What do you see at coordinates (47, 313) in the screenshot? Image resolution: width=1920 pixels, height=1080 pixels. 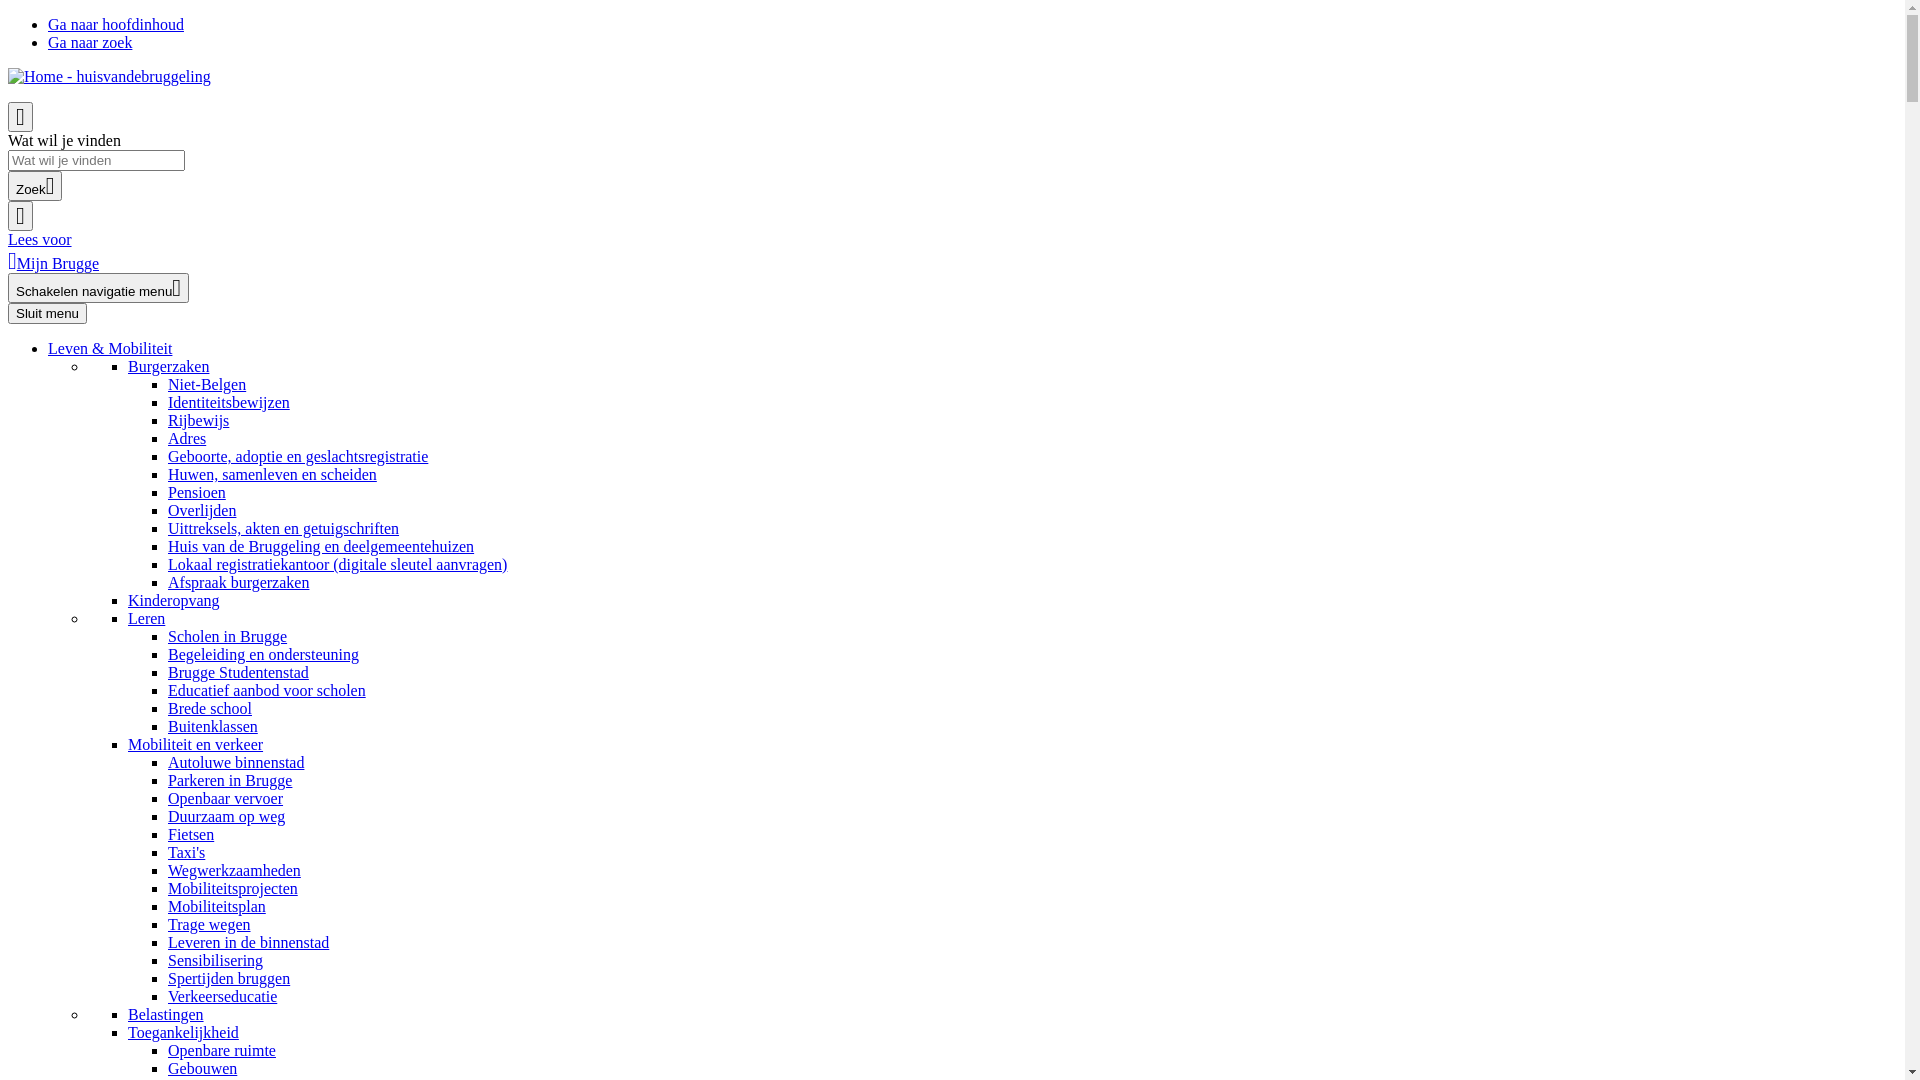 I see `'Sluit menu'` at bounding box center [47, 313].